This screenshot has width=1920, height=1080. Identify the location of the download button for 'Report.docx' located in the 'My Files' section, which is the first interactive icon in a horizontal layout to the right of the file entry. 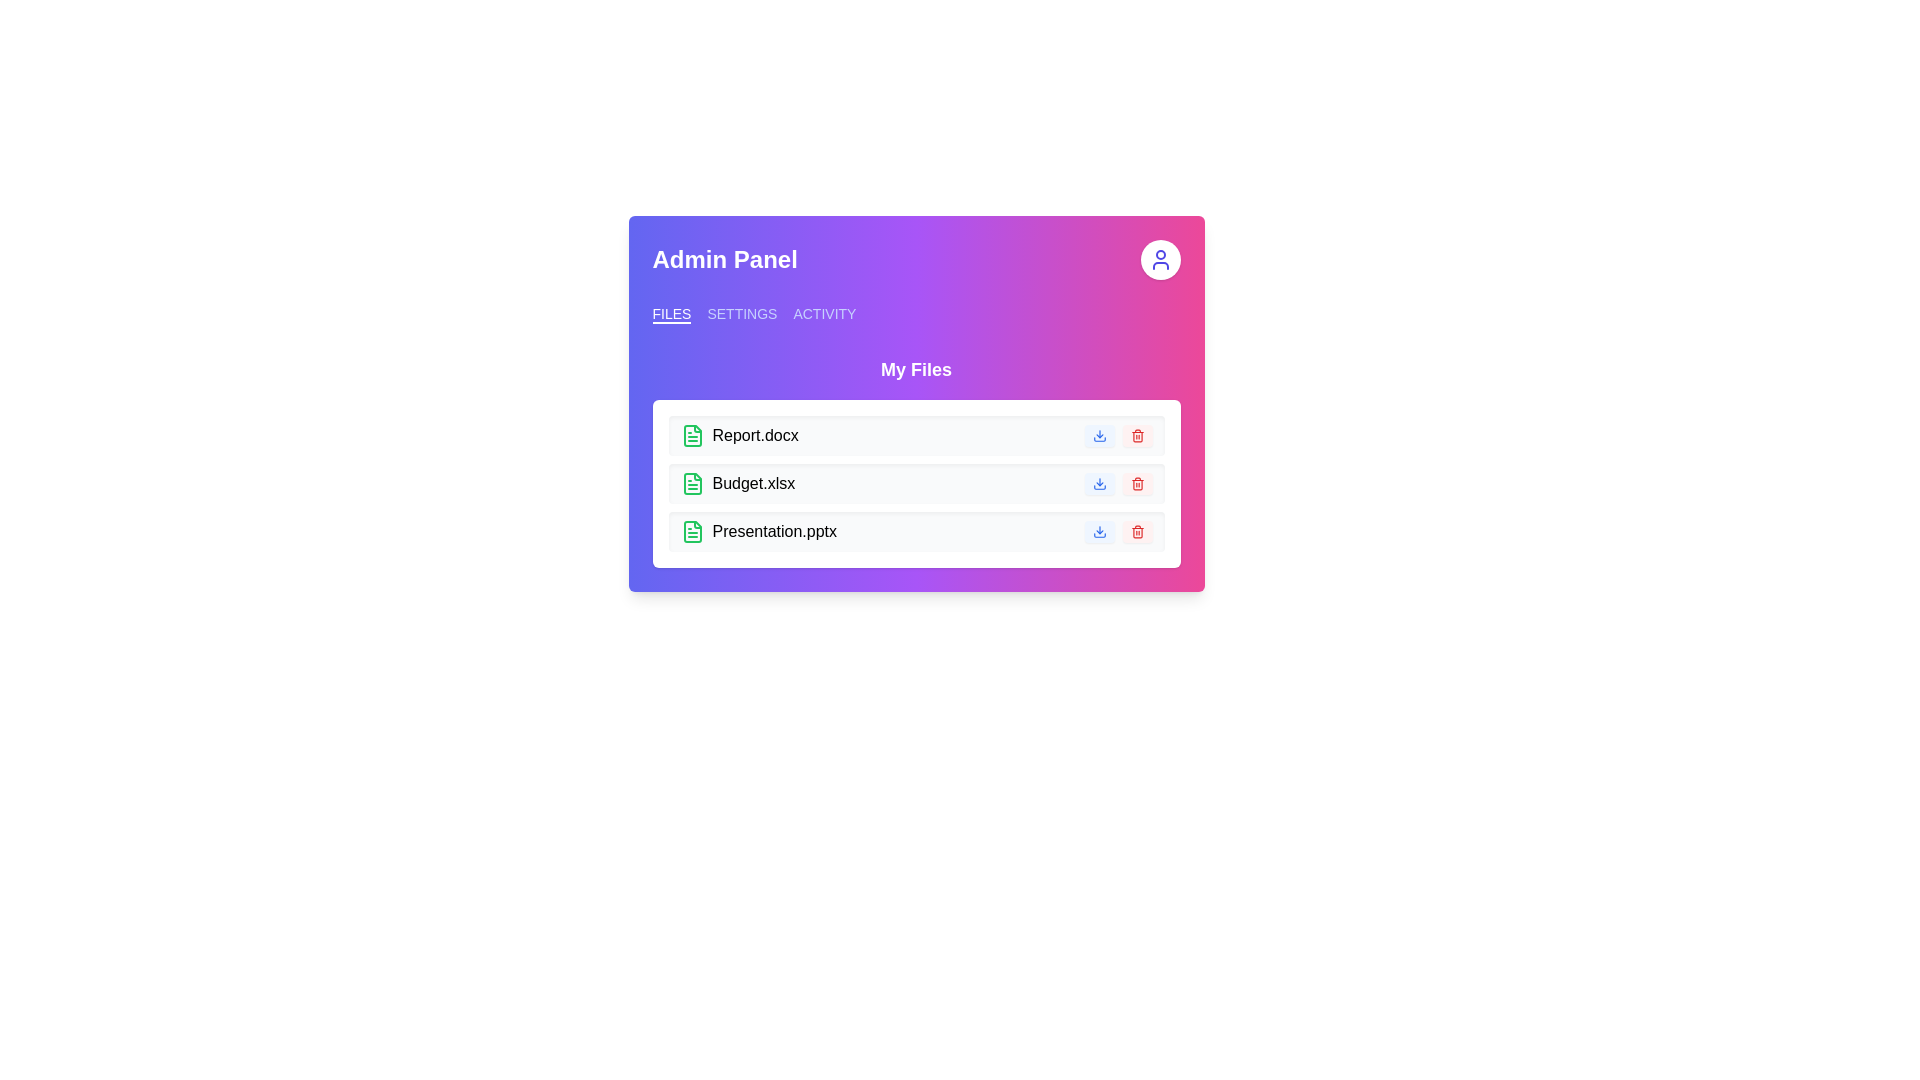
(1098, 434).